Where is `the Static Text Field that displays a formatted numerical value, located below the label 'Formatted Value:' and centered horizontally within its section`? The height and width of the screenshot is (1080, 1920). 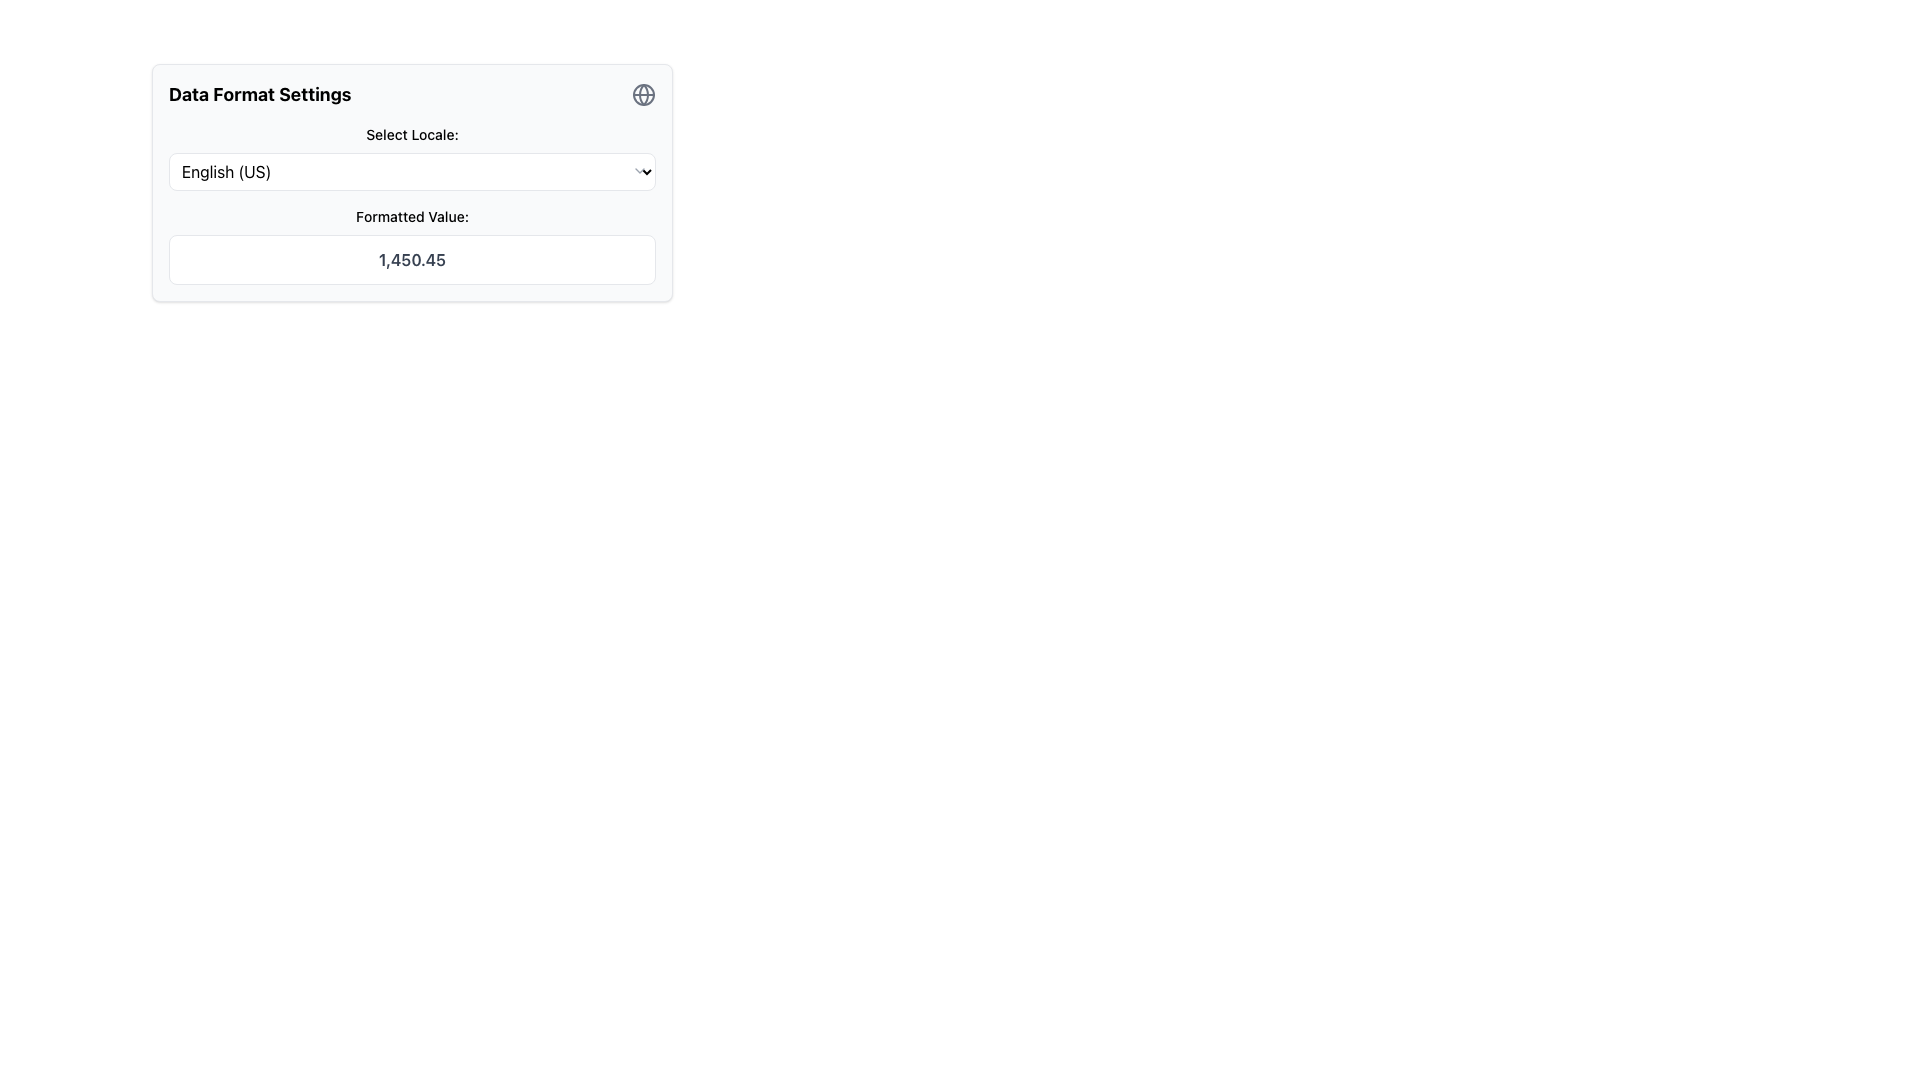
the Static Text Field that displays a formatted numerical value, located below the label 'Formatted Value:' and centered horizontally within its section is located at coordinates (411, 258).